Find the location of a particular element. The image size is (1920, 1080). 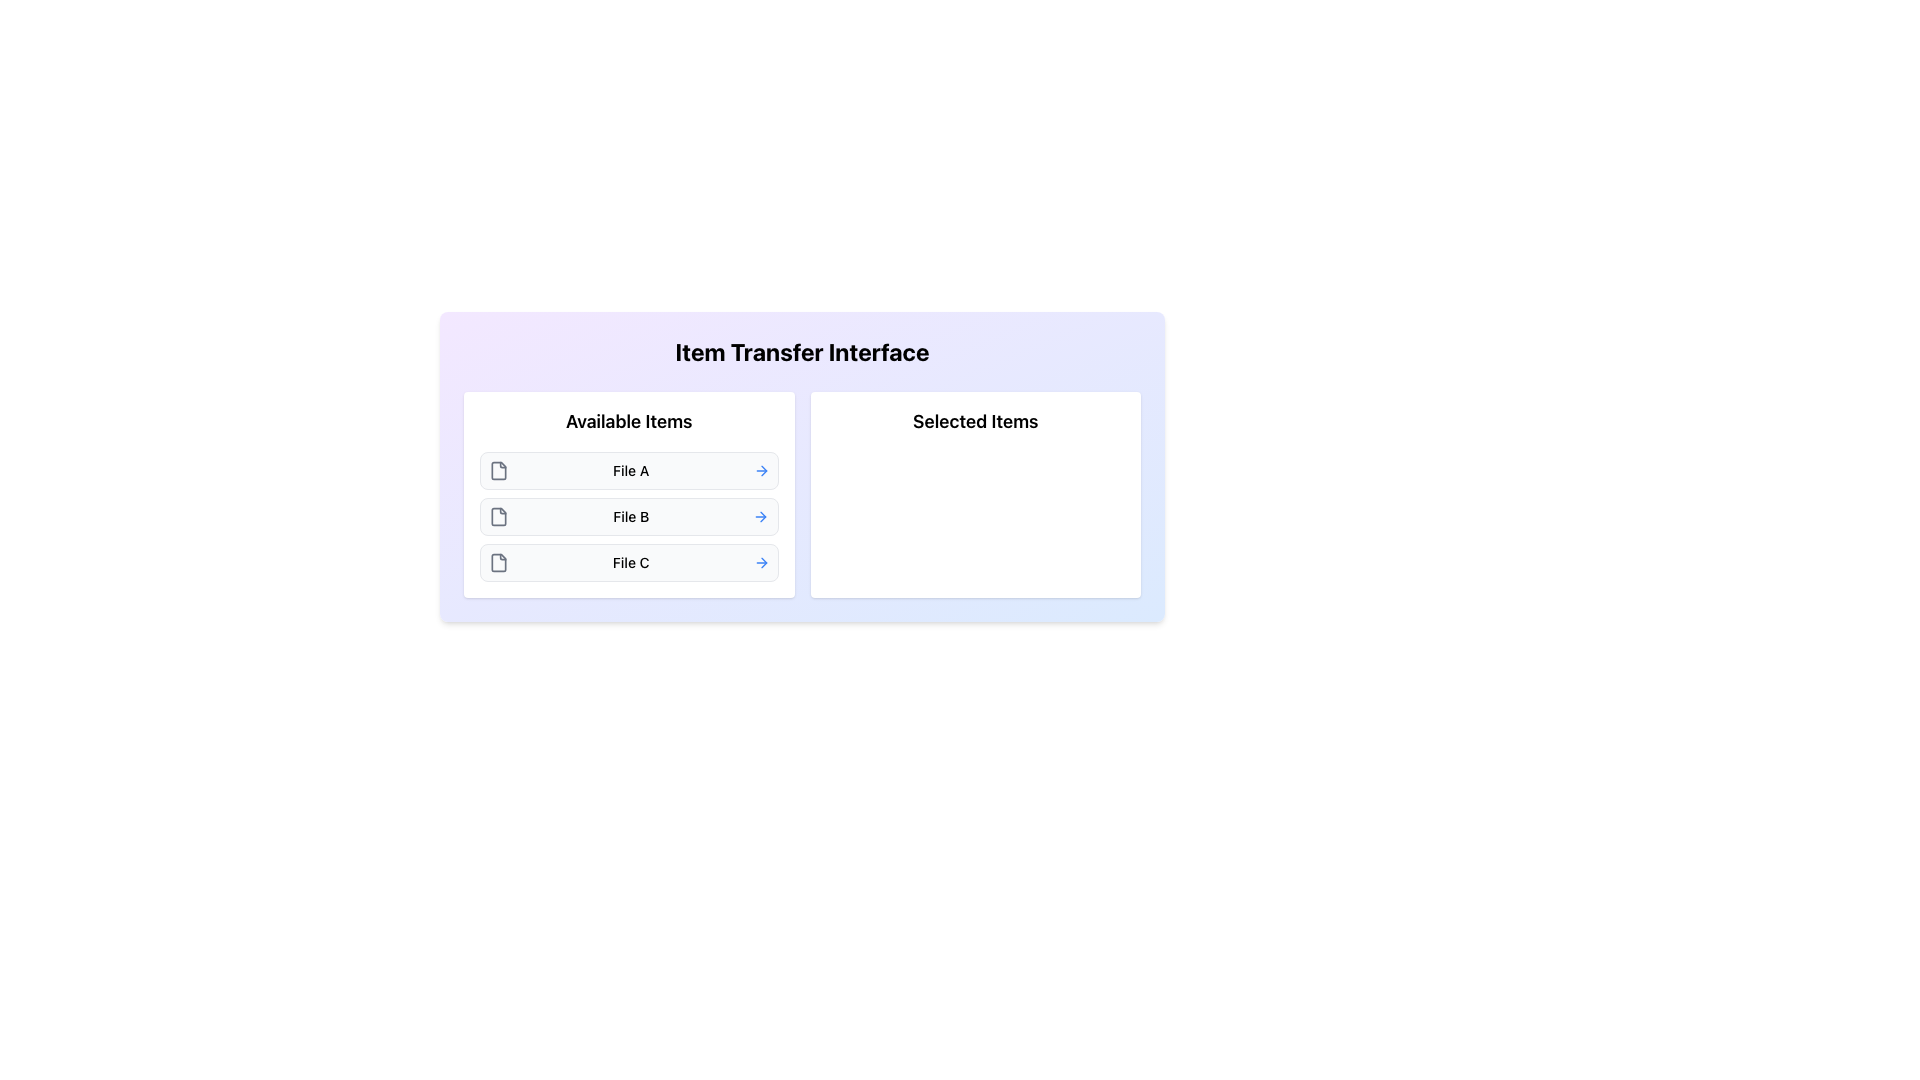

text label 'File A' located in the second row of the 'Available Items' list, positioned between a file icon and a blue directional arrow is located at coordinates (630, 470).